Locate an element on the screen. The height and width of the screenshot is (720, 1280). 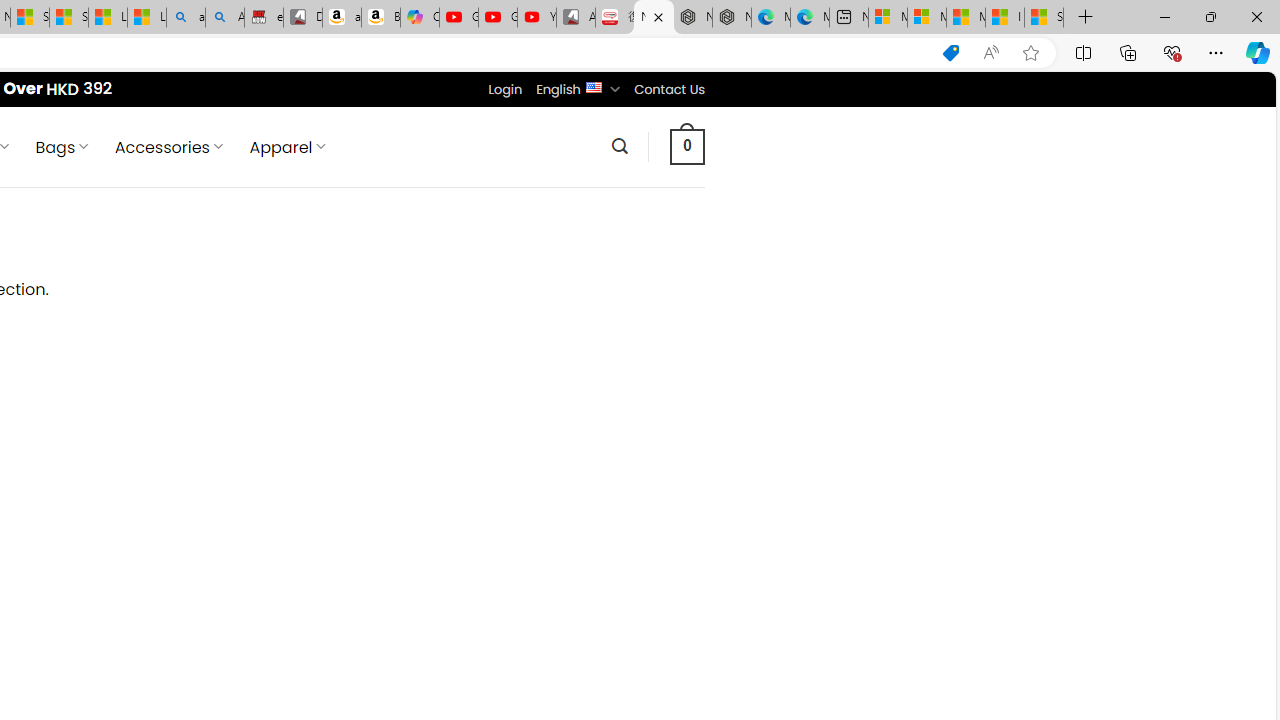
'Amazon Echo Dot PNG - Search Images' is located at coordinates (225, 17).